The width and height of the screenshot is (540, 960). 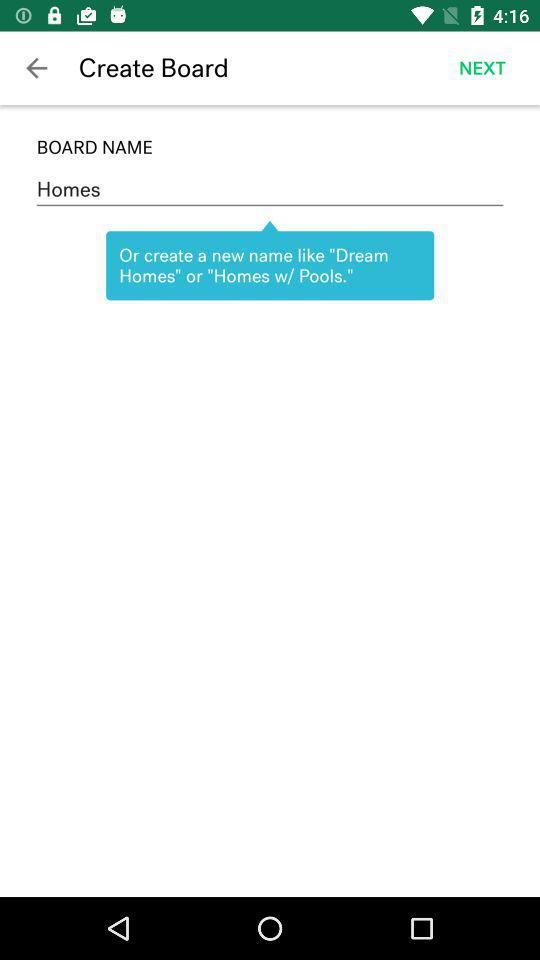 What do you see at coordinates (270, 146) in the screenshot?
I see `the board name icon` at bounding box center [270, 146].